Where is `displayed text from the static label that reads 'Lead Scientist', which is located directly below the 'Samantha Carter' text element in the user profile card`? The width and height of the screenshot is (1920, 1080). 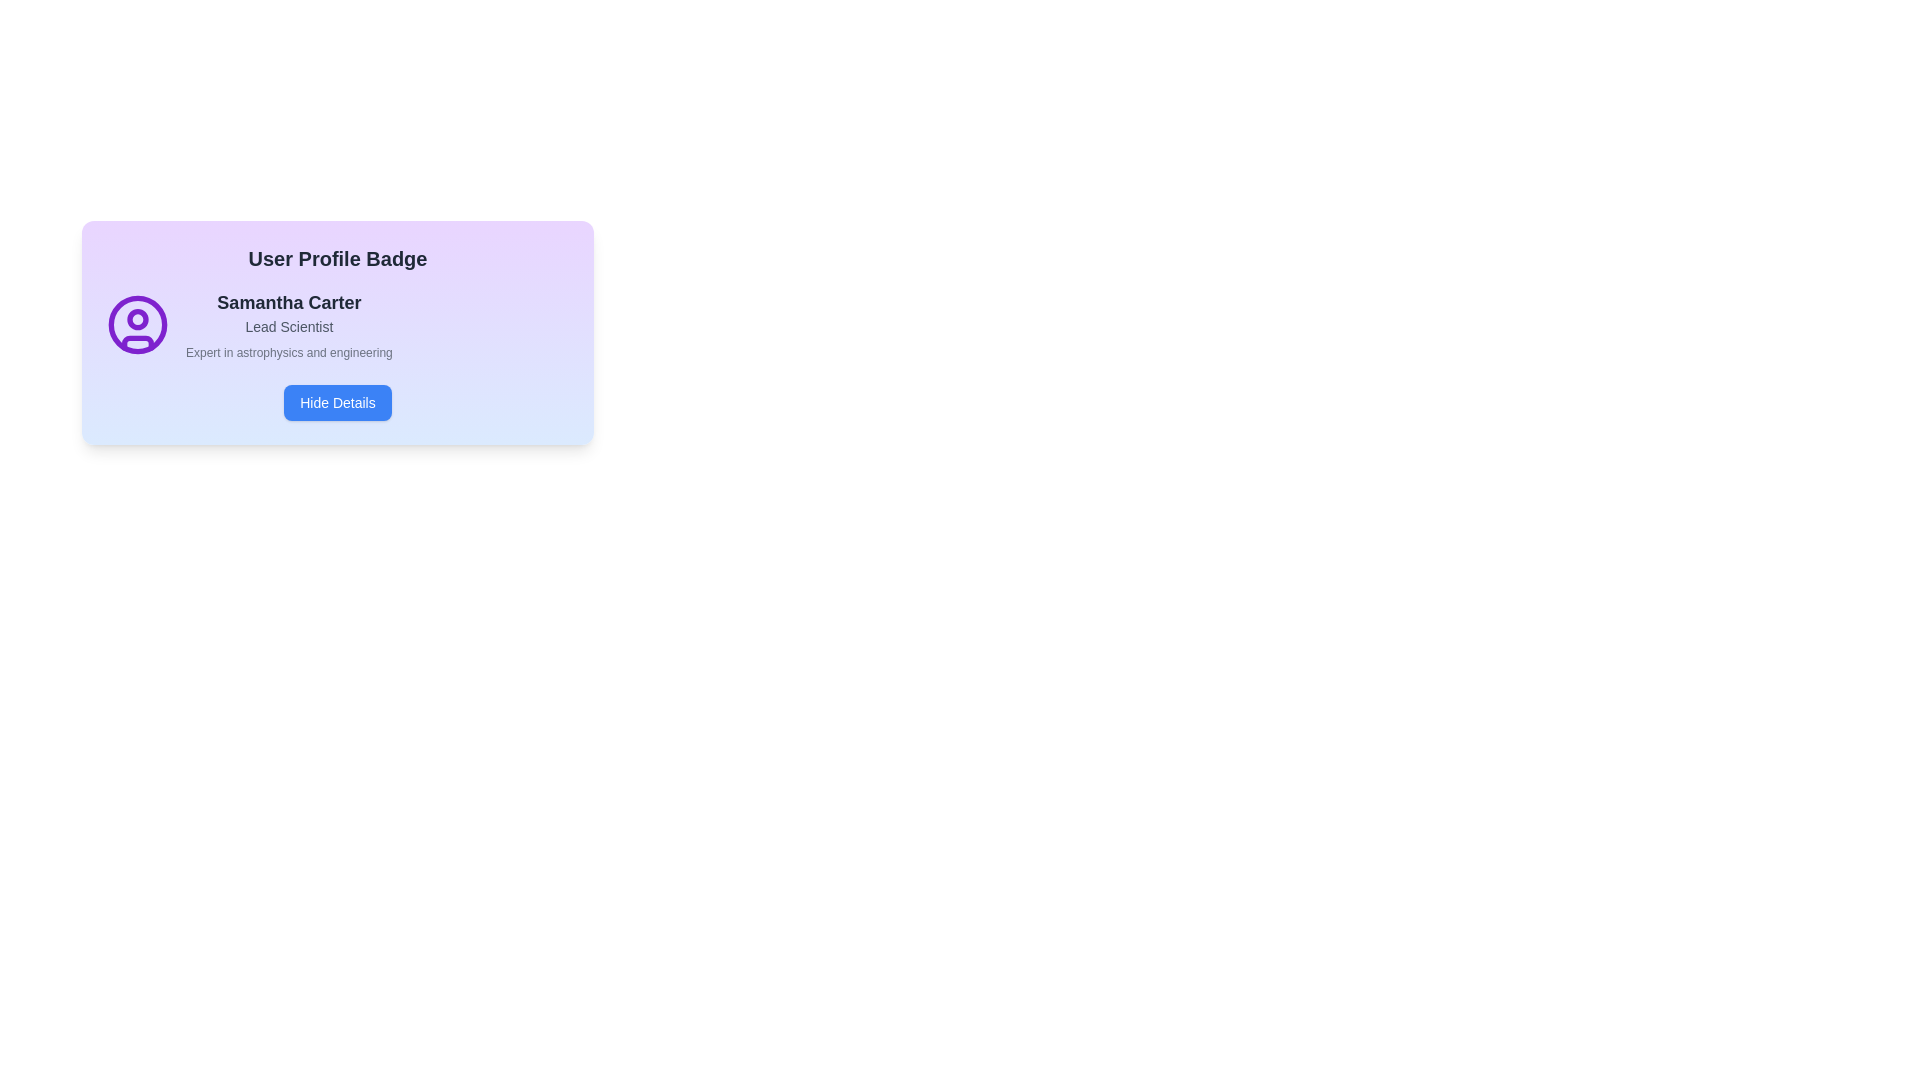 displayed text from the static label that reads 'Lead Scientist', which is located directly below the 'Samantha Carter' text element in the user profile card is located at coordinates (288, 326).